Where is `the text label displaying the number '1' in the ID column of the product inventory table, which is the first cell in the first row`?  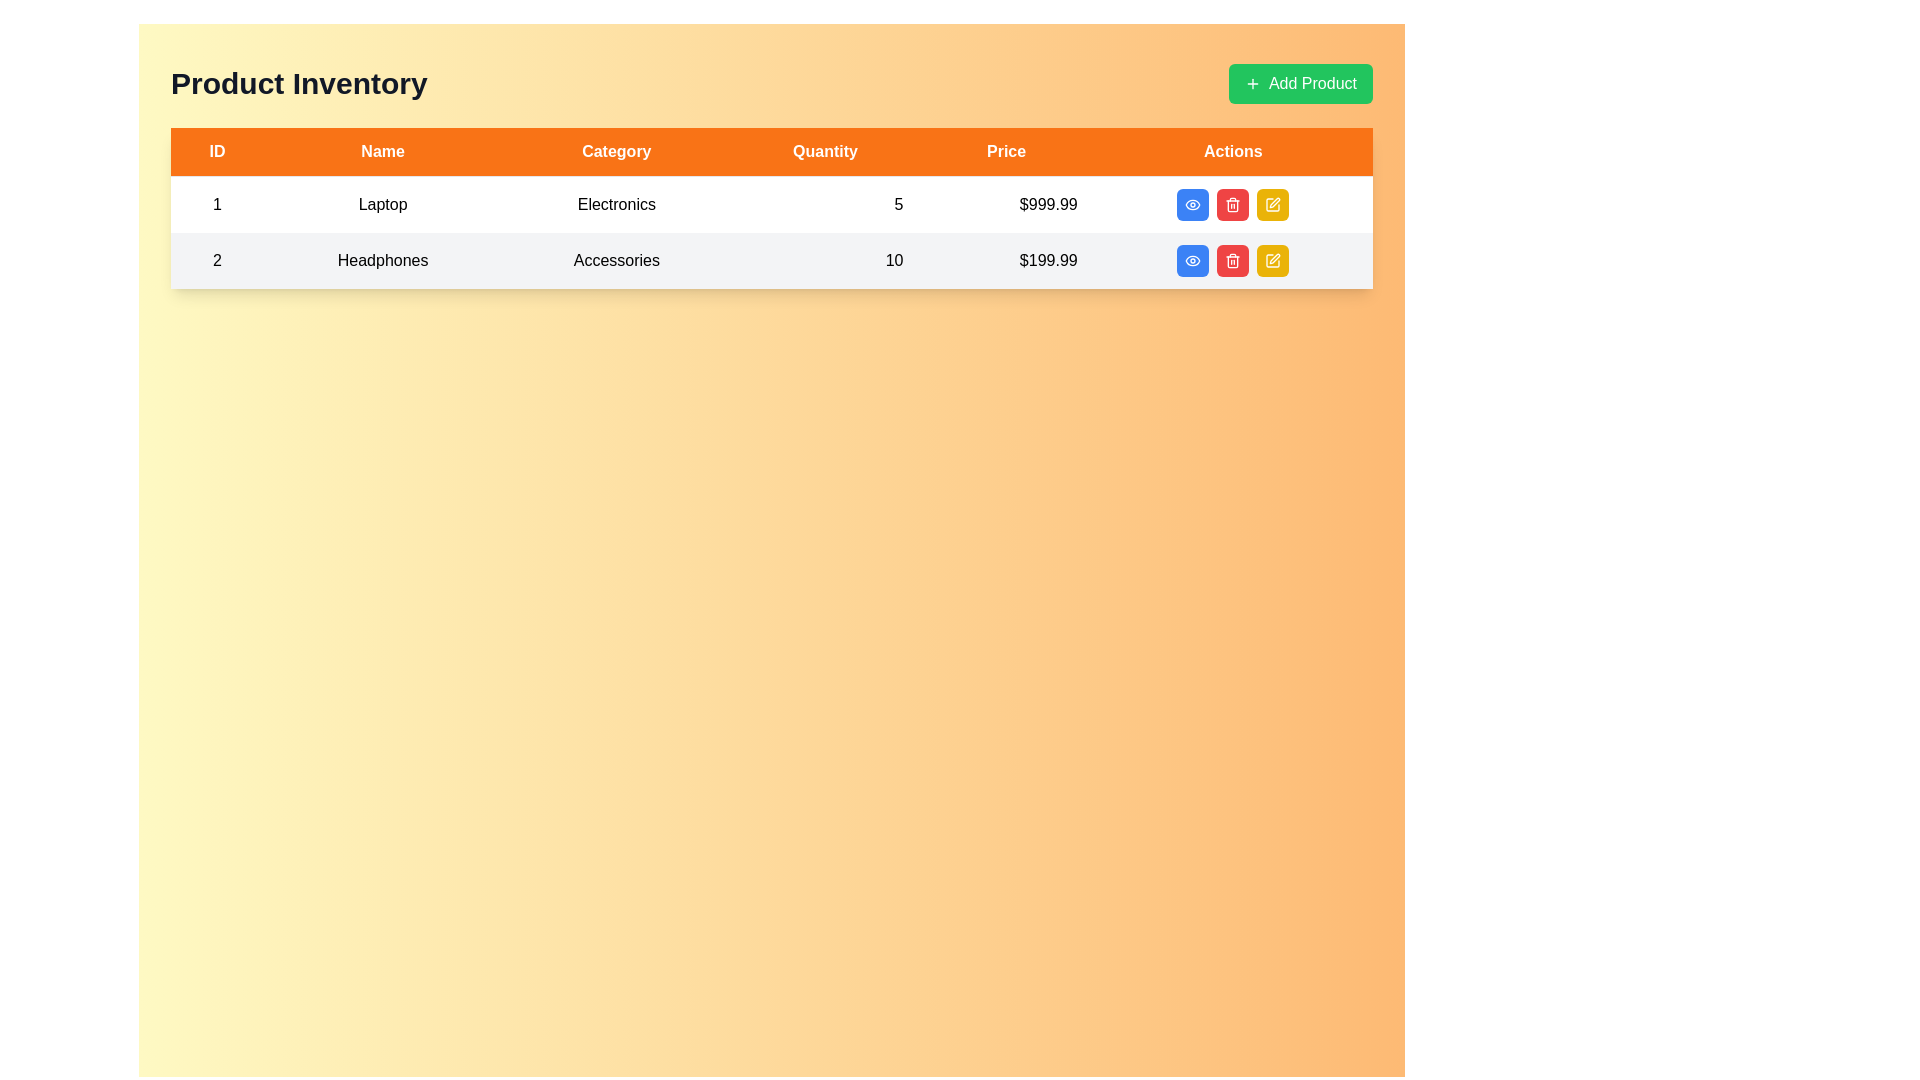 the text label displaying the number '1' in the ID column of the product inventory table, which is the first cell in the first row is located at coordinates (217, 204).